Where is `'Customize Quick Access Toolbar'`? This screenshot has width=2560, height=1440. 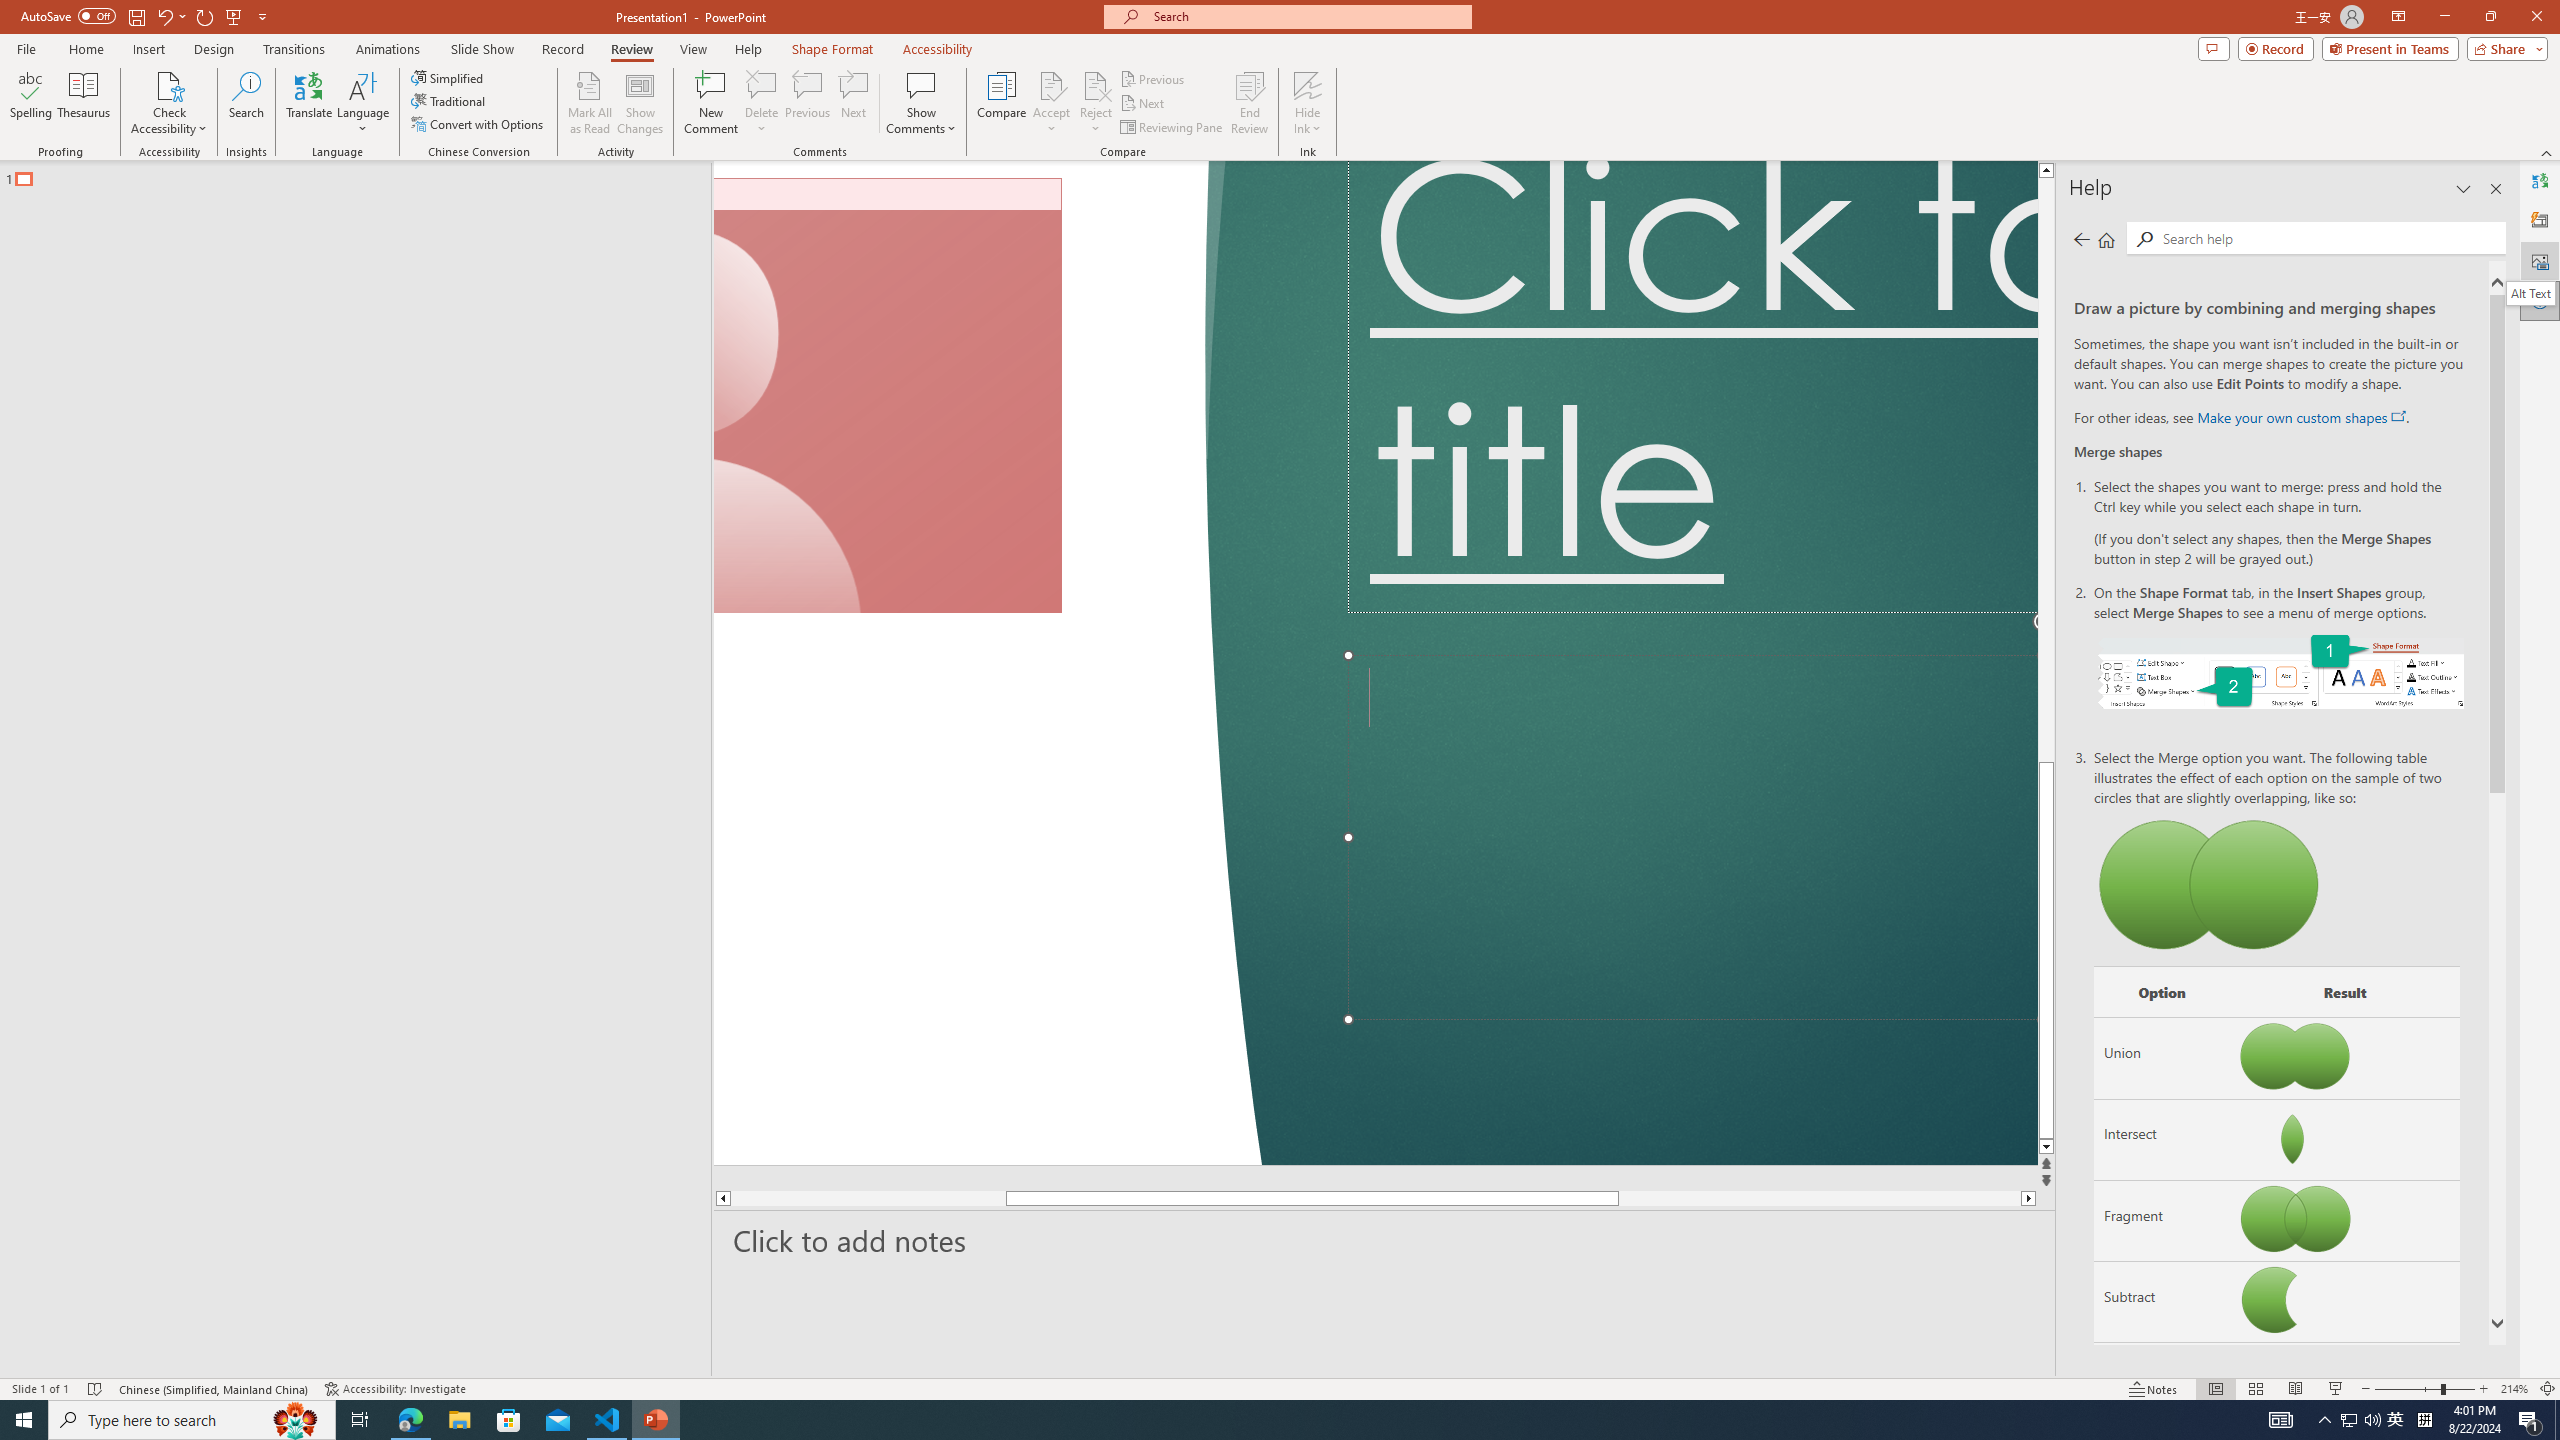
'Customize Quick Access Toolbar' is located at coordinates (261, 15).